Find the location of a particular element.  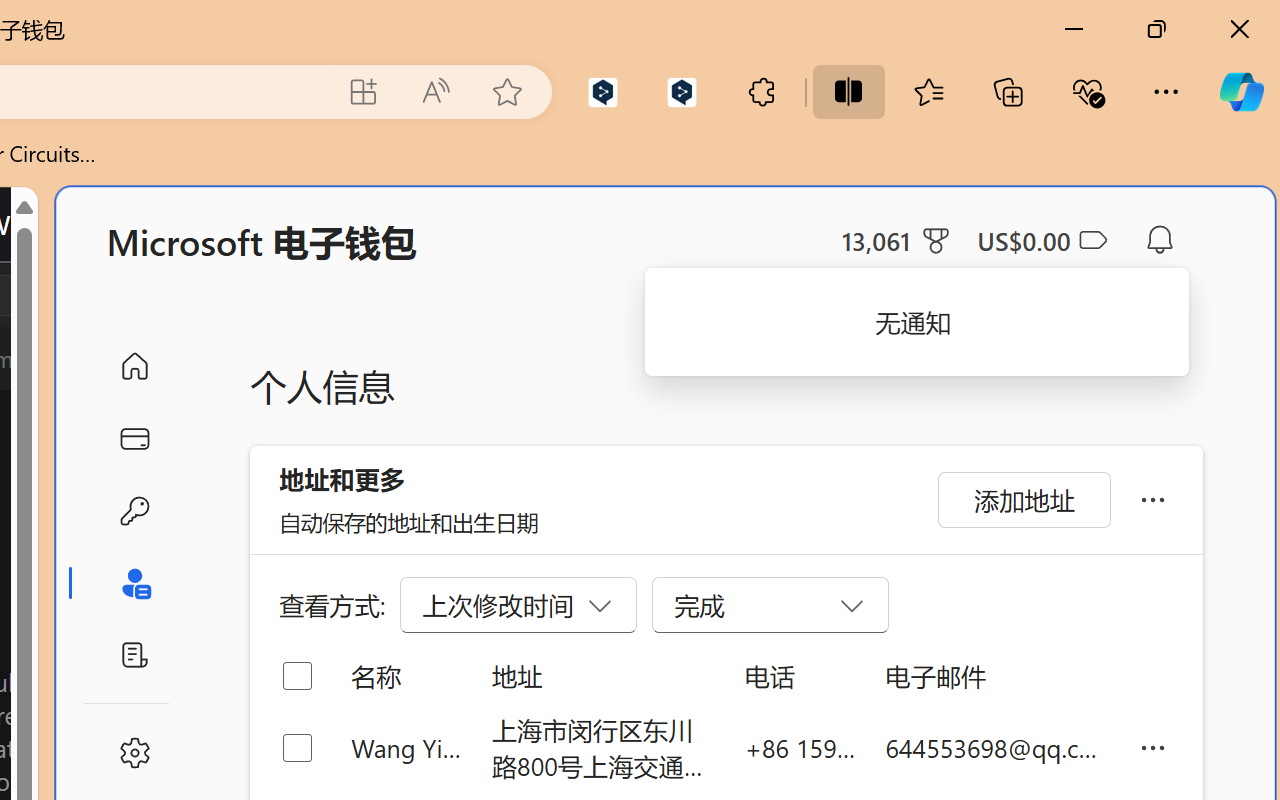

'644553698@qq.com' is located at coordinates (996, 747).